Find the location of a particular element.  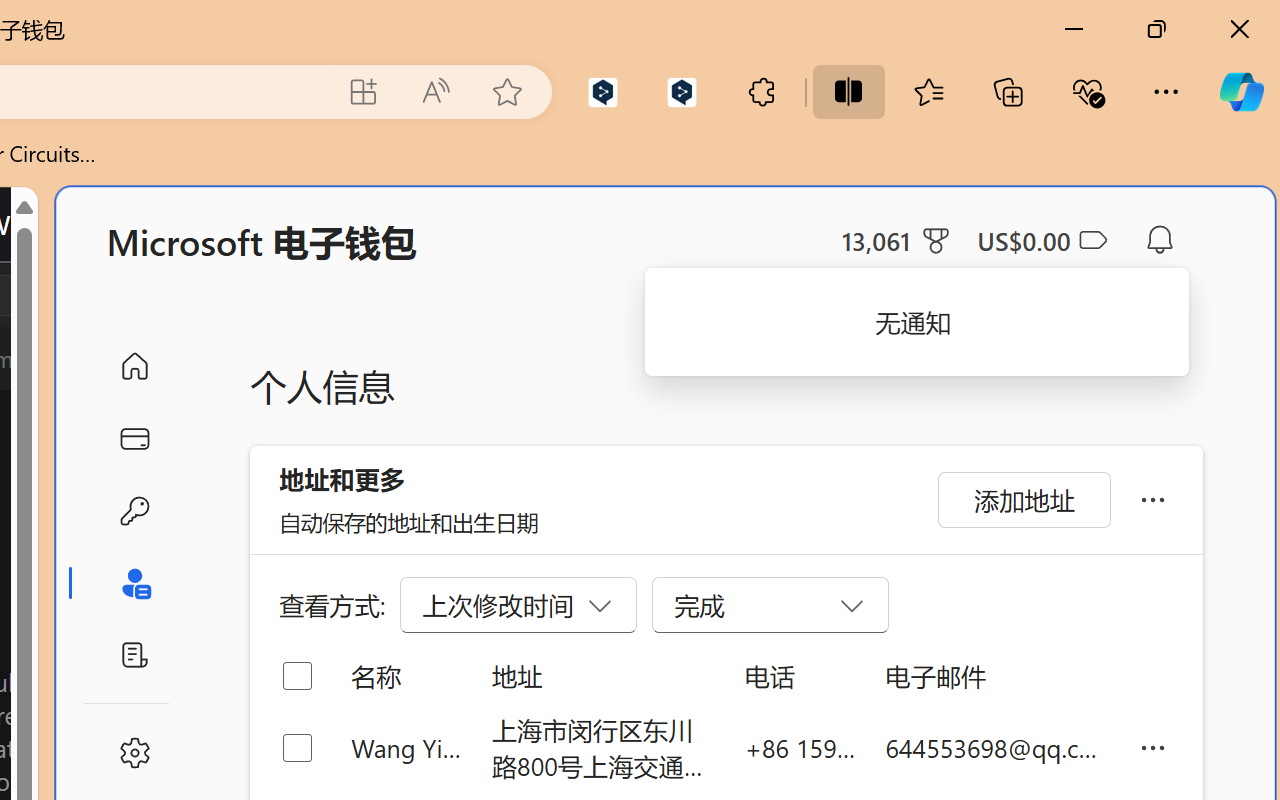

'644553698@qq.com' is located at coordinates (996, 747).